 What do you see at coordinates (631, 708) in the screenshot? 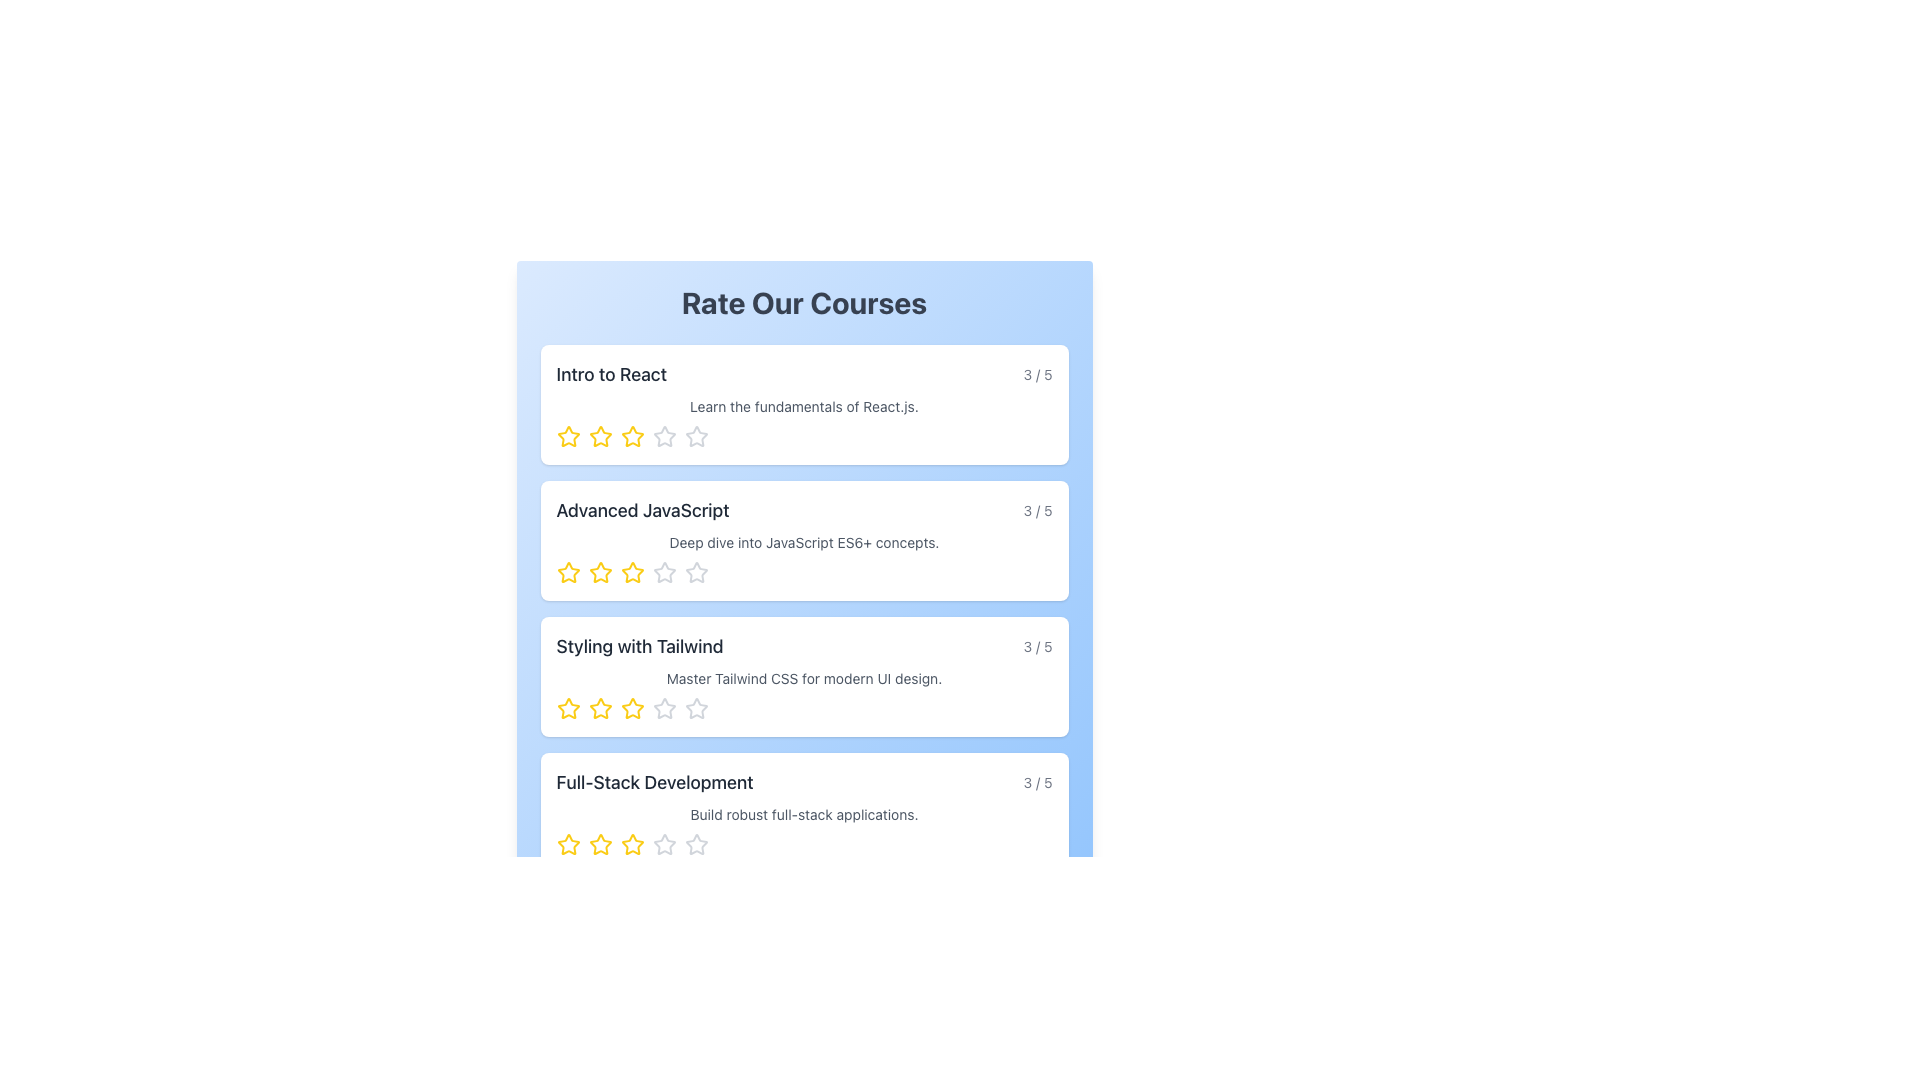
I see `the fifth yellow star icon in the course rating section for 'Styling with Tailwind'` at bounding box center [631, 708].